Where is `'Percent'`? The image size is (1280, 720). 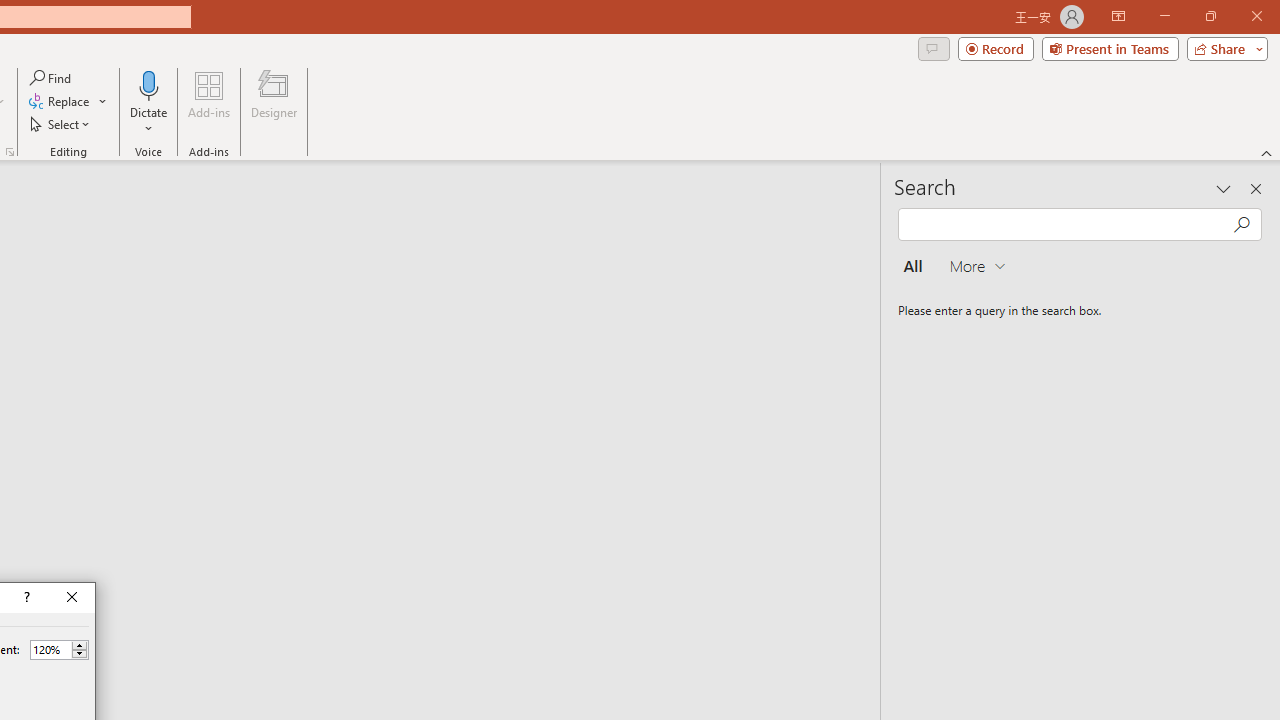
'Percent' is located at coordinates (50, 649).